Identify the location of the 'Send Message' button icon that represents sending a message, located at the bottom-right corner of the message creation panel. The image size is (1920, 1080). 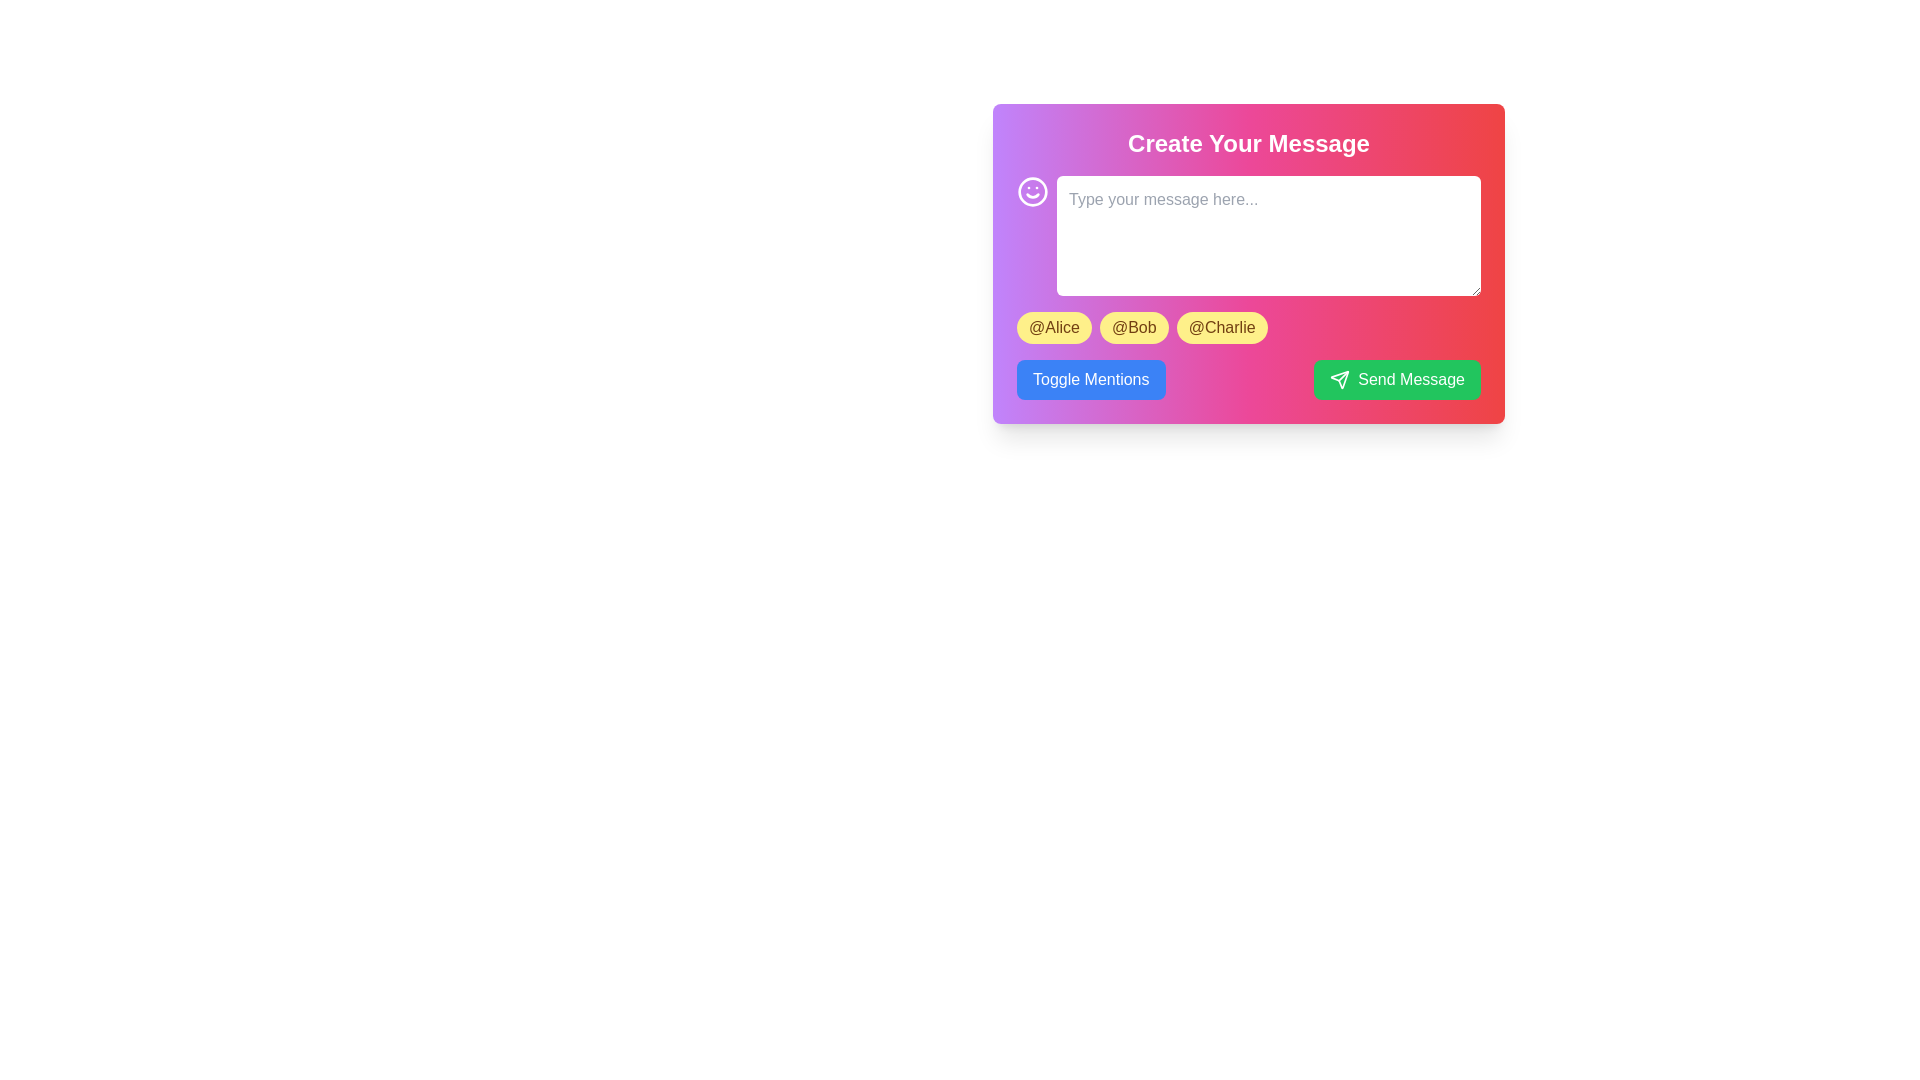
(1340, 380).